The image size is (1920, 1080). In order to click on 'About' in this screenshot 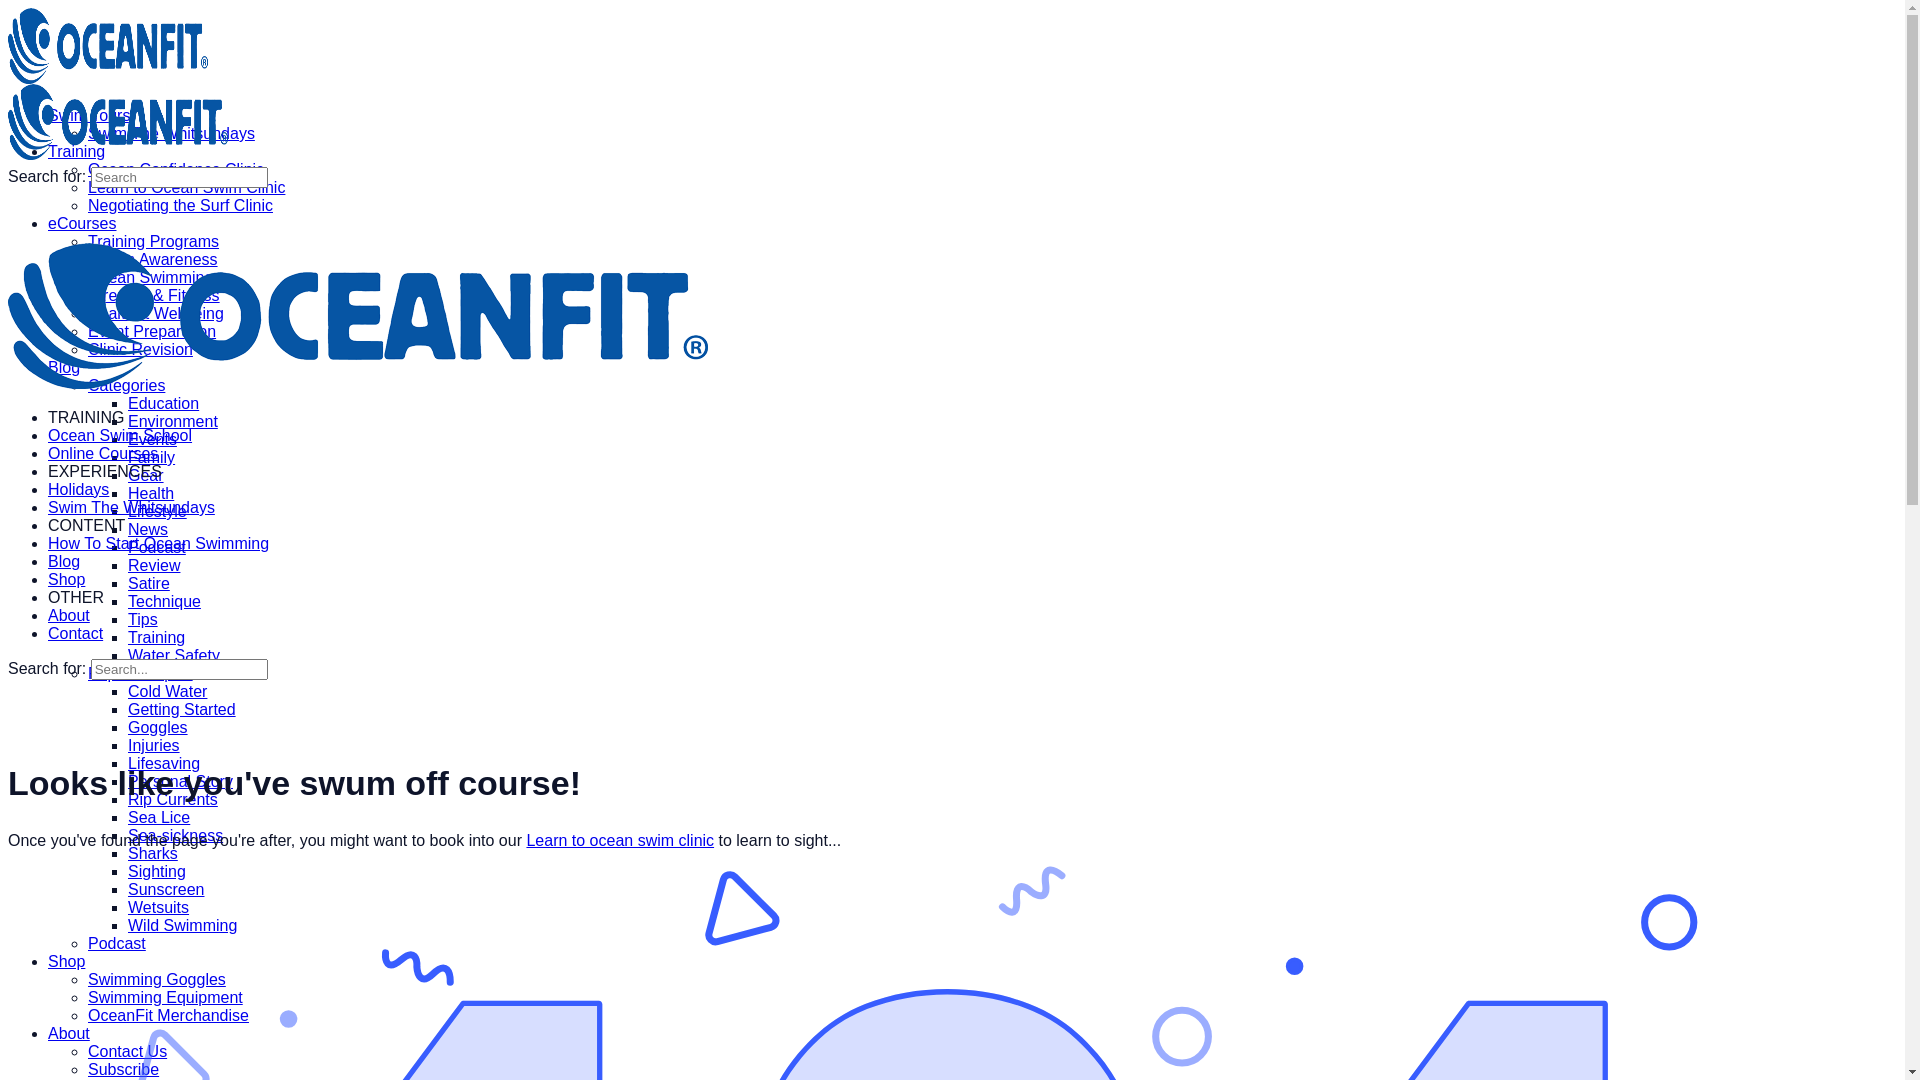, I will do `click(68, 614)`.